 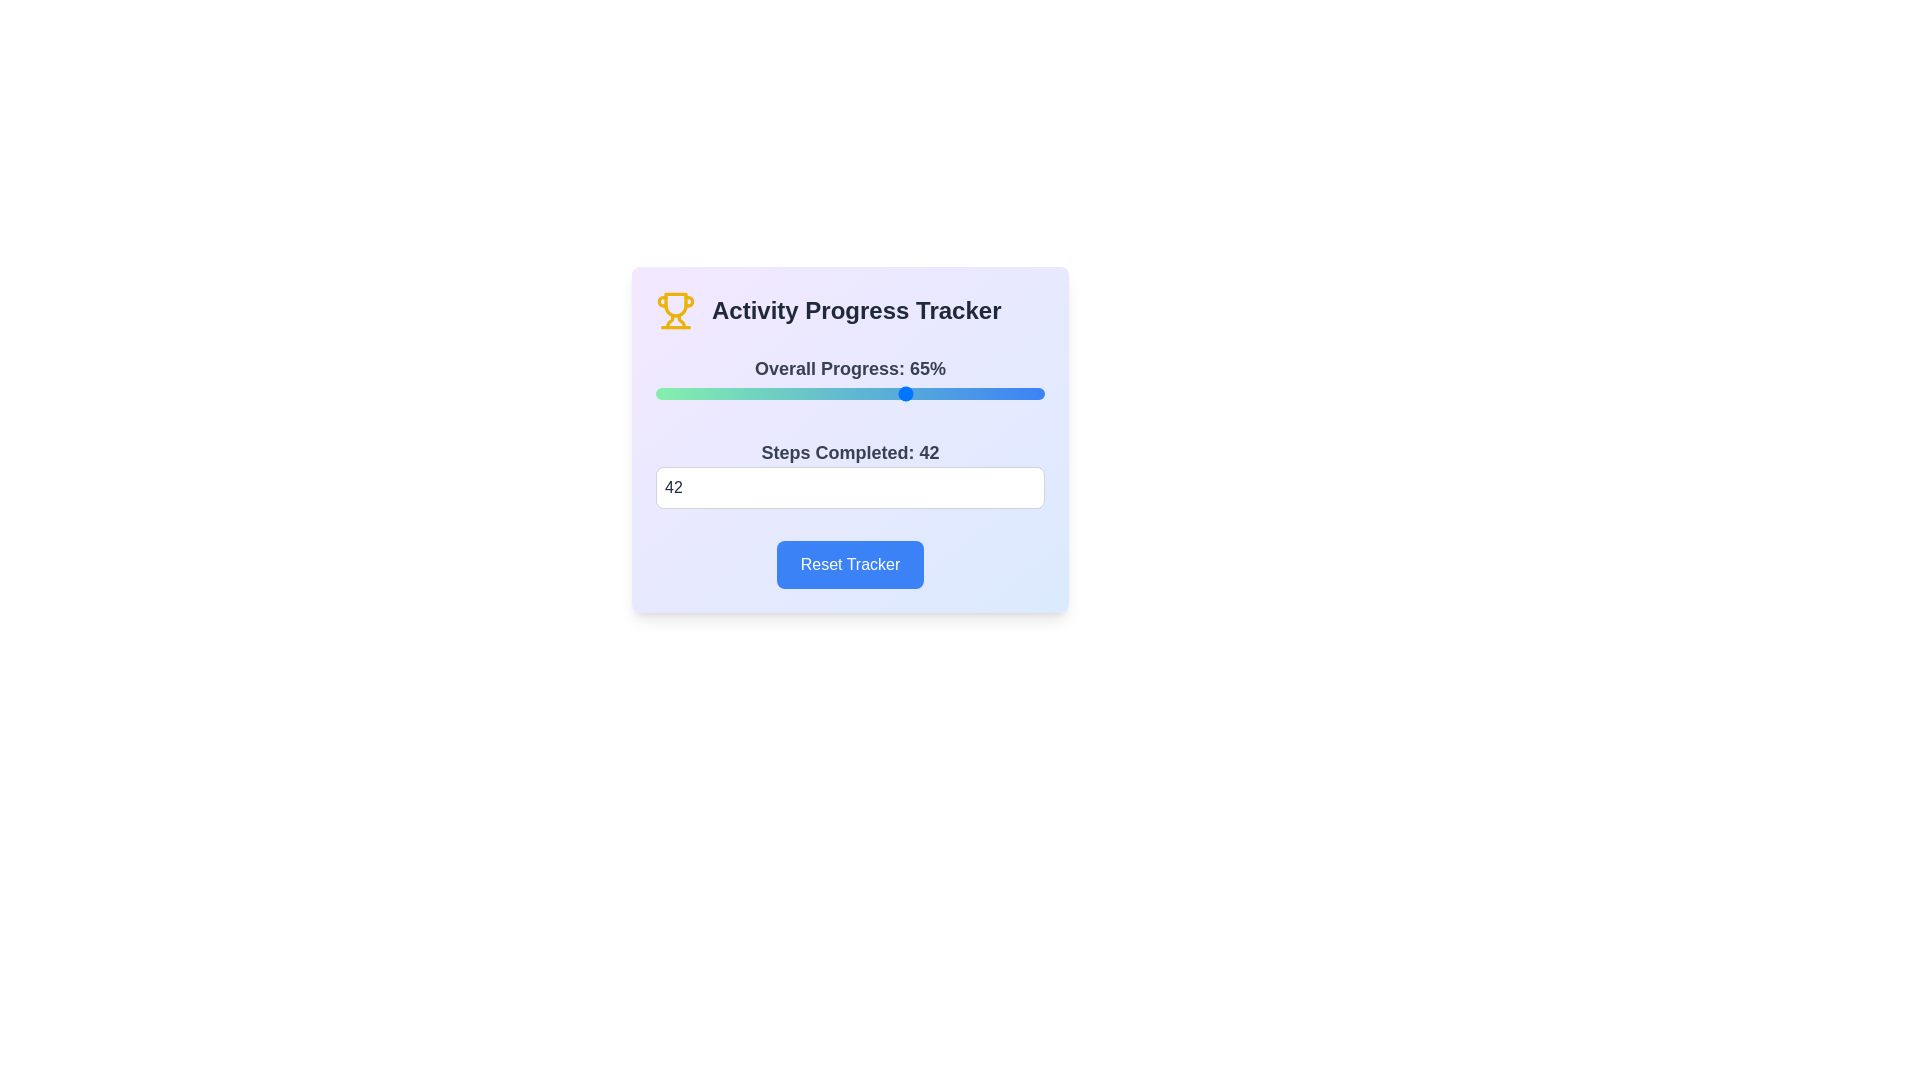 What do you see at coordinates (850, 488) in the screenshot?
I see `the steps completed to 42 by entering the value in the input field` at bounding box center [850, 488].